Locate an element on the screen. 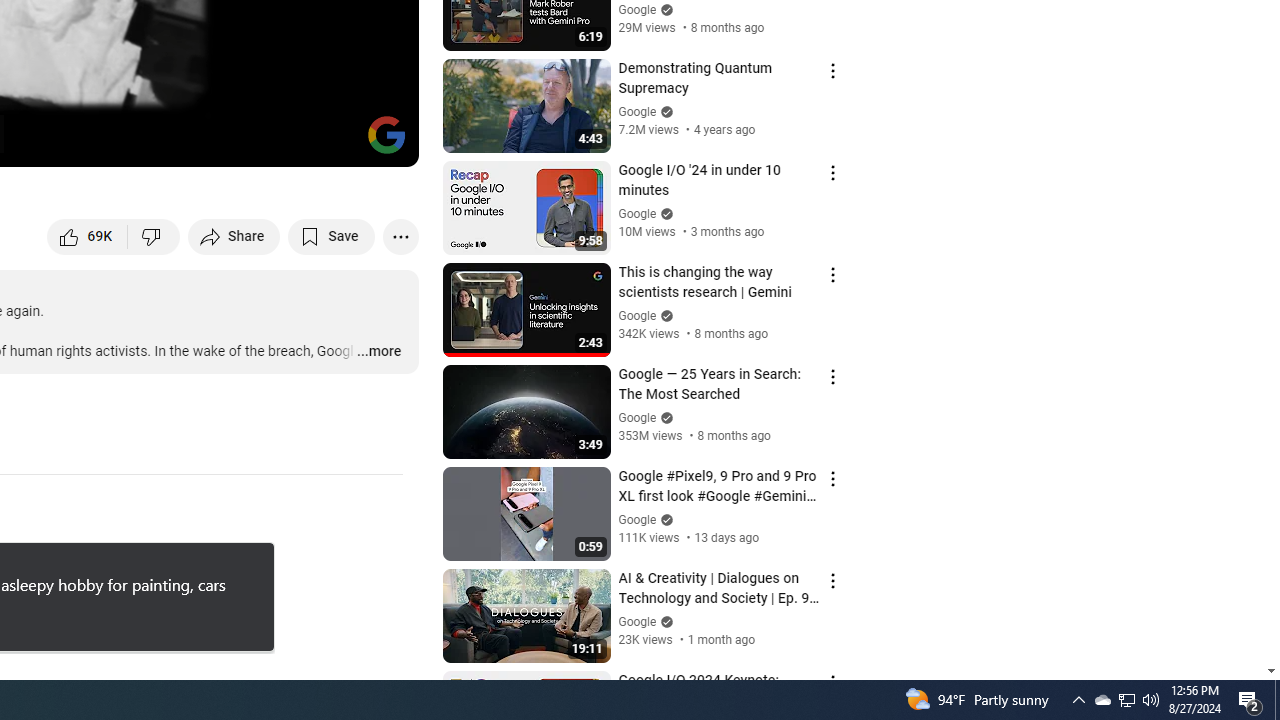  'Share' is located at coordinates (234, 235).